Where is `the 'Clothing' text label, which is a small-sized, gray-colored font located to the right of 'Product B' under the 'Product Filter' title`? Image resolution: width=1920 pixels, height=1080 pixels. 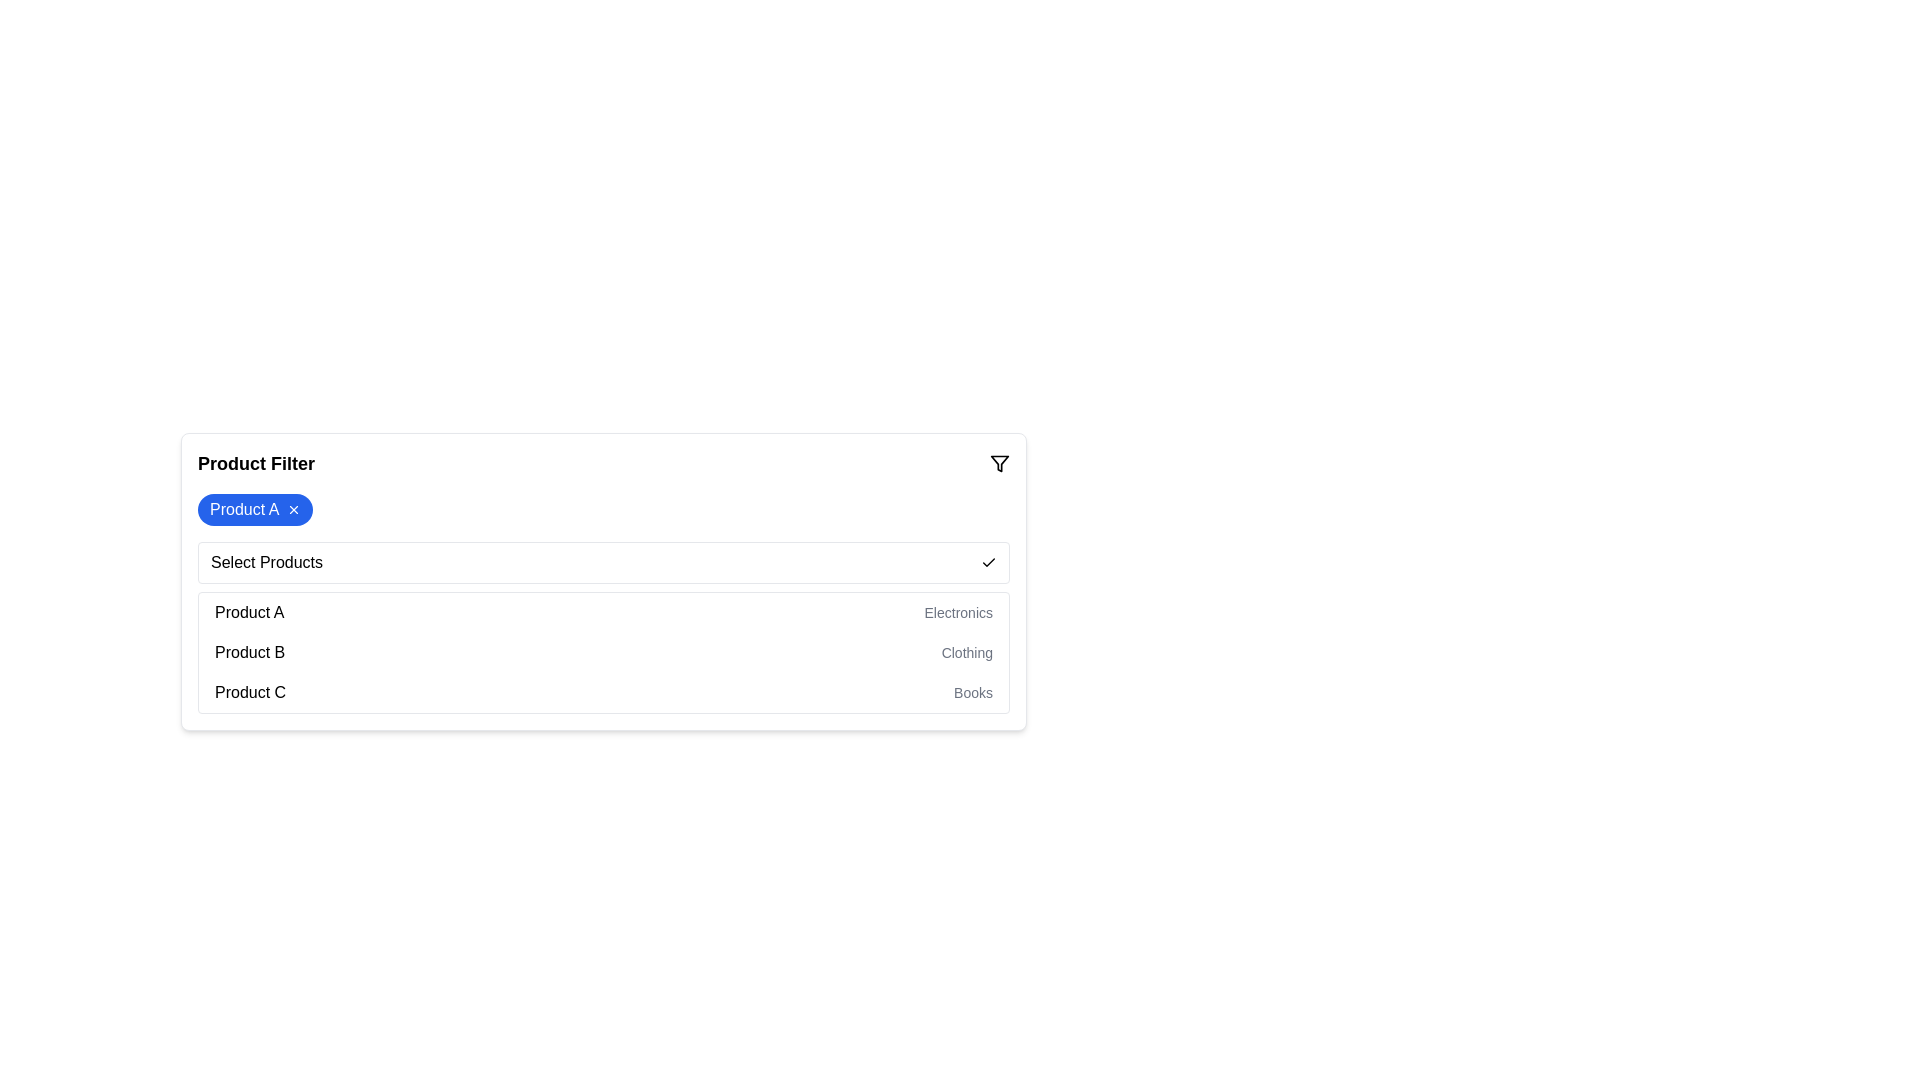 the 'Clothing' text label, which is a small-sized, gray-colored font located to the right of 'Product B' under the 'Product Filter' title is located at coordinates (967, 652).